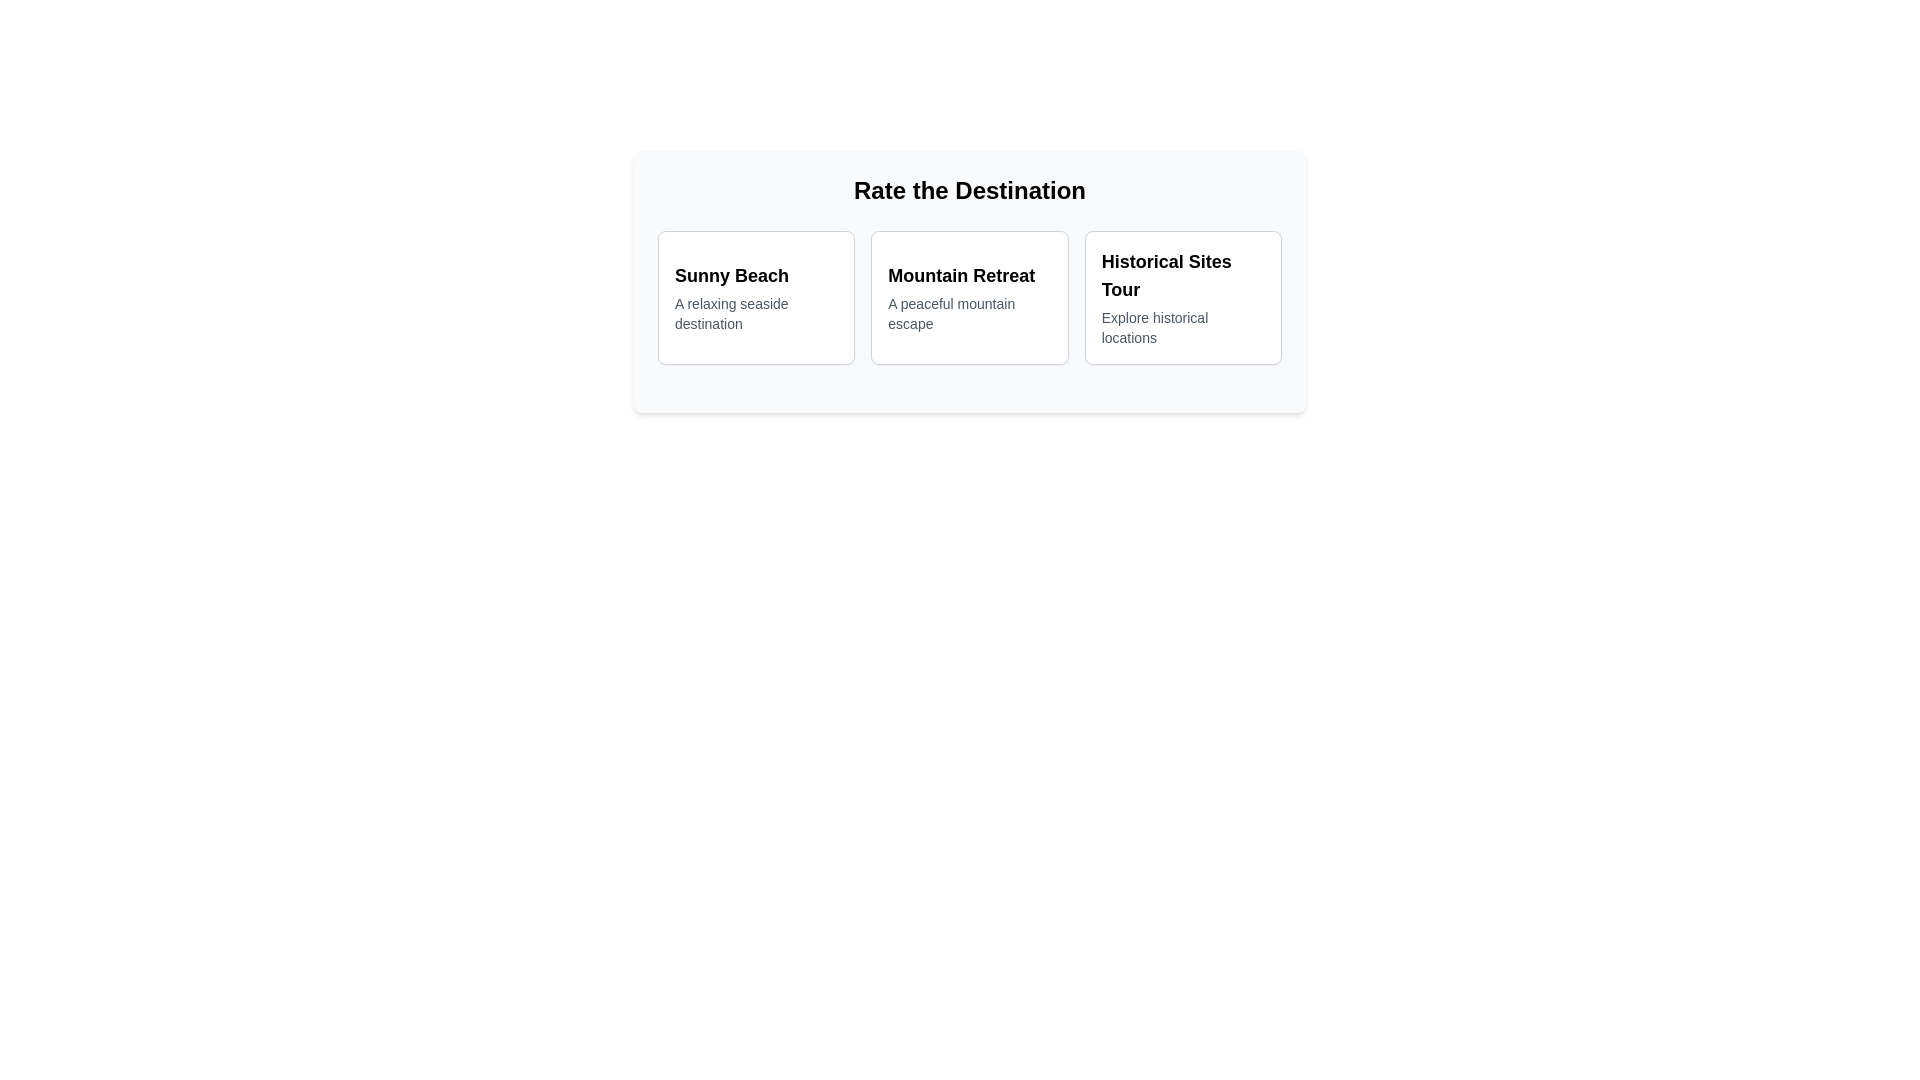 The width and height of the screenshot is (1920, 1080). I want to click on the static text element reading 'Explore historical locations', which is styled in a small gray font and located within the card labeled 'Historical Sites Tour', so click(1183, 326).